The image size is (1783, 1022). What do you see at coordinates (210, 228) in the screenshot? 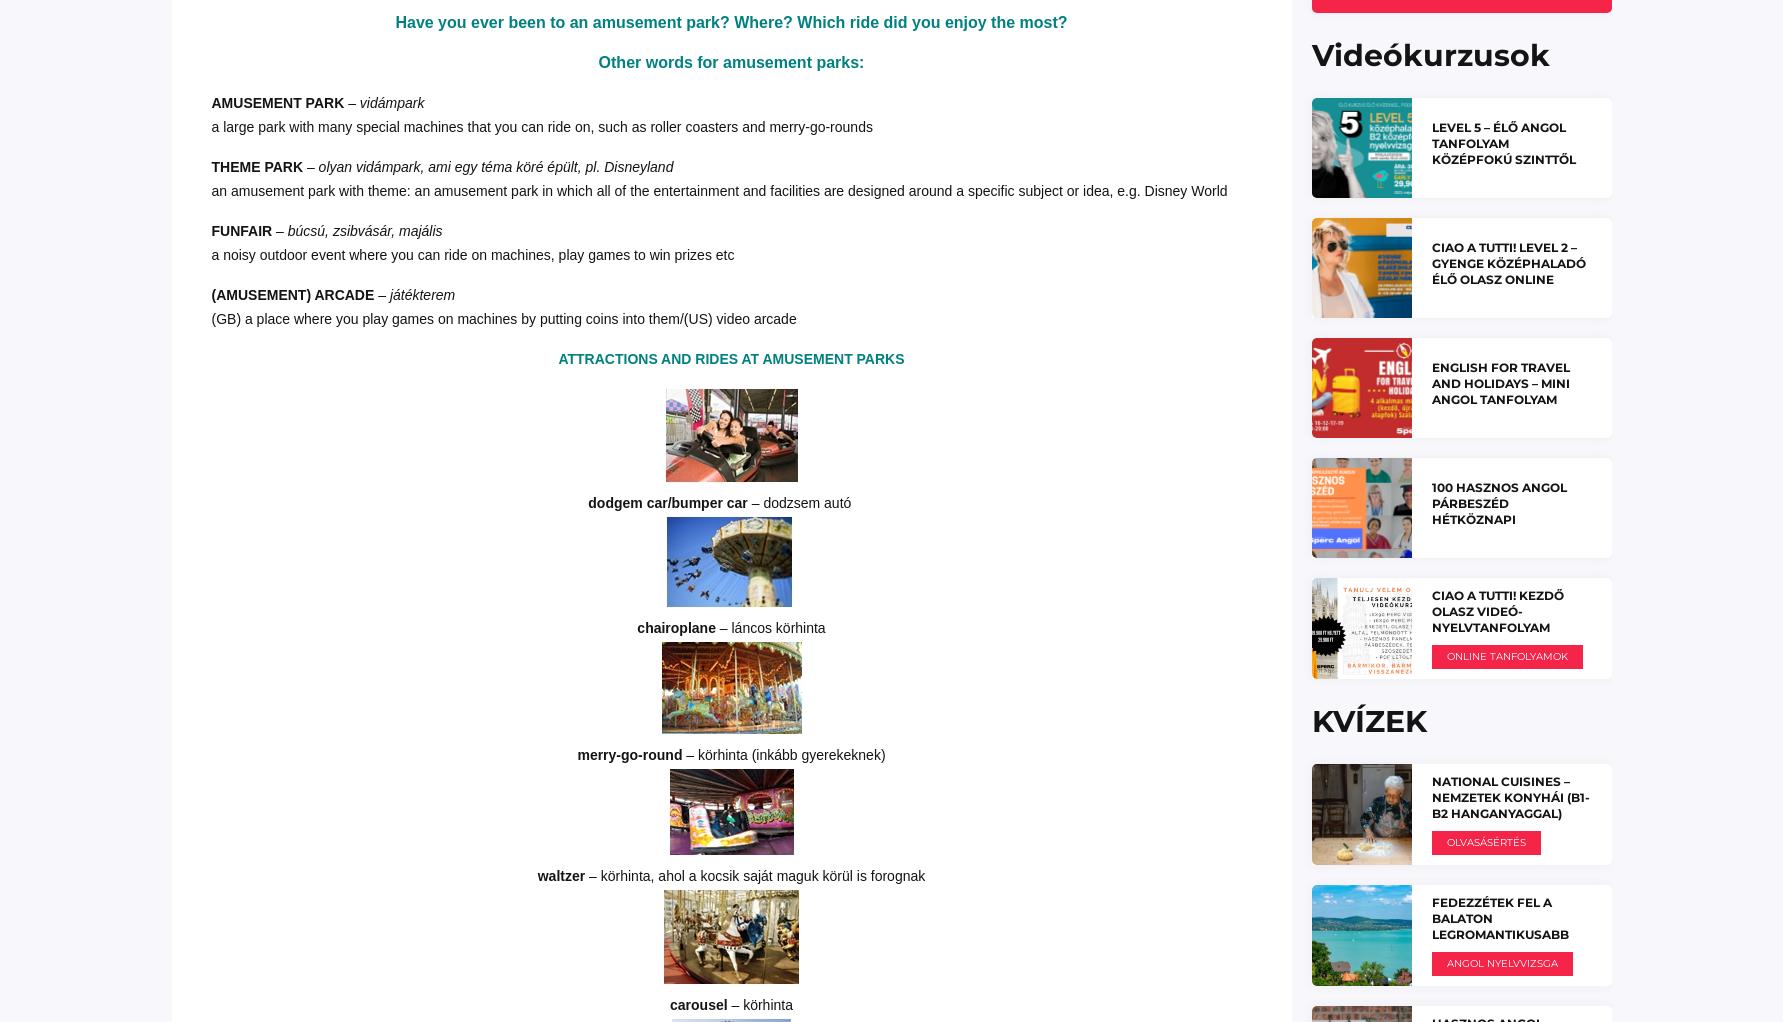
I see `'FUNFAIR'` at bounding box center [210, 228].